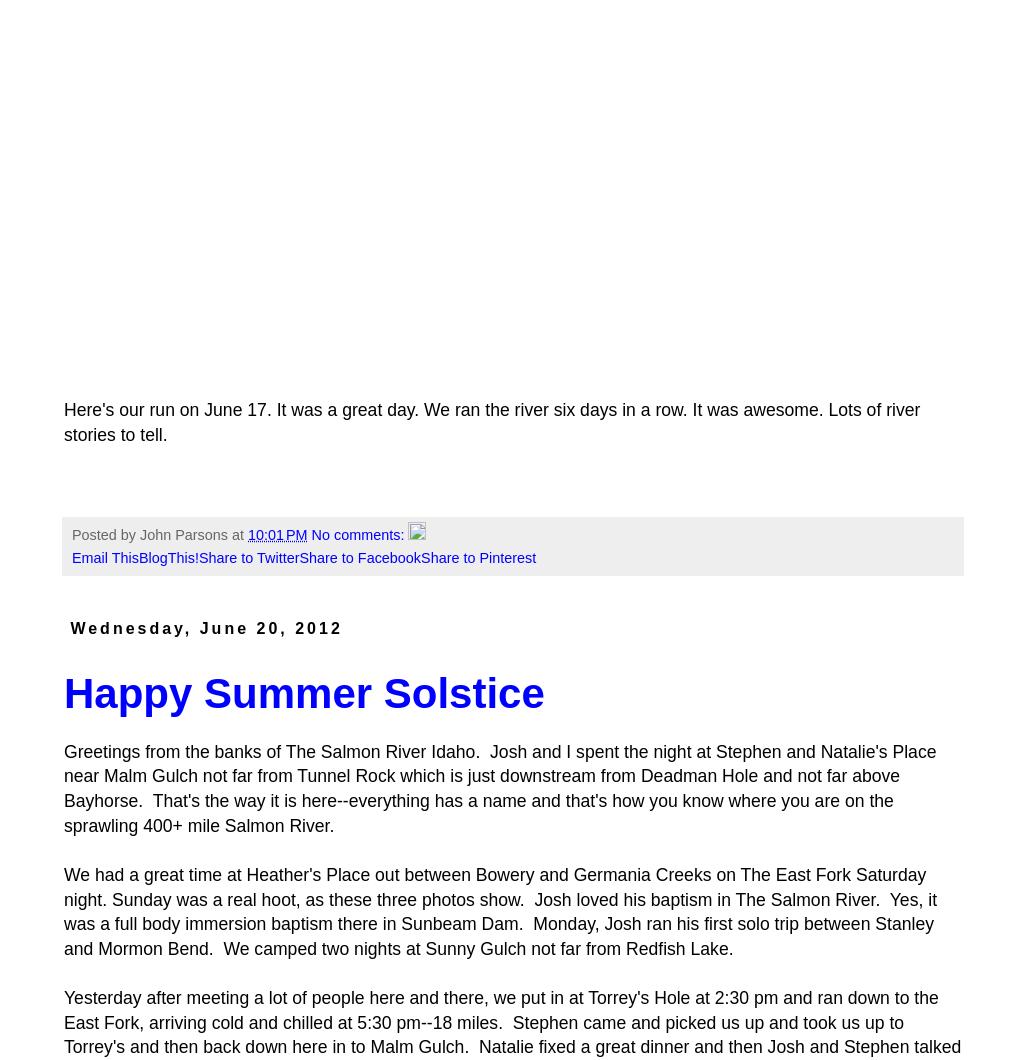  Describe the element at coordinates (183, 534) in the screenshot. I see `'John Parsons'` at that location.